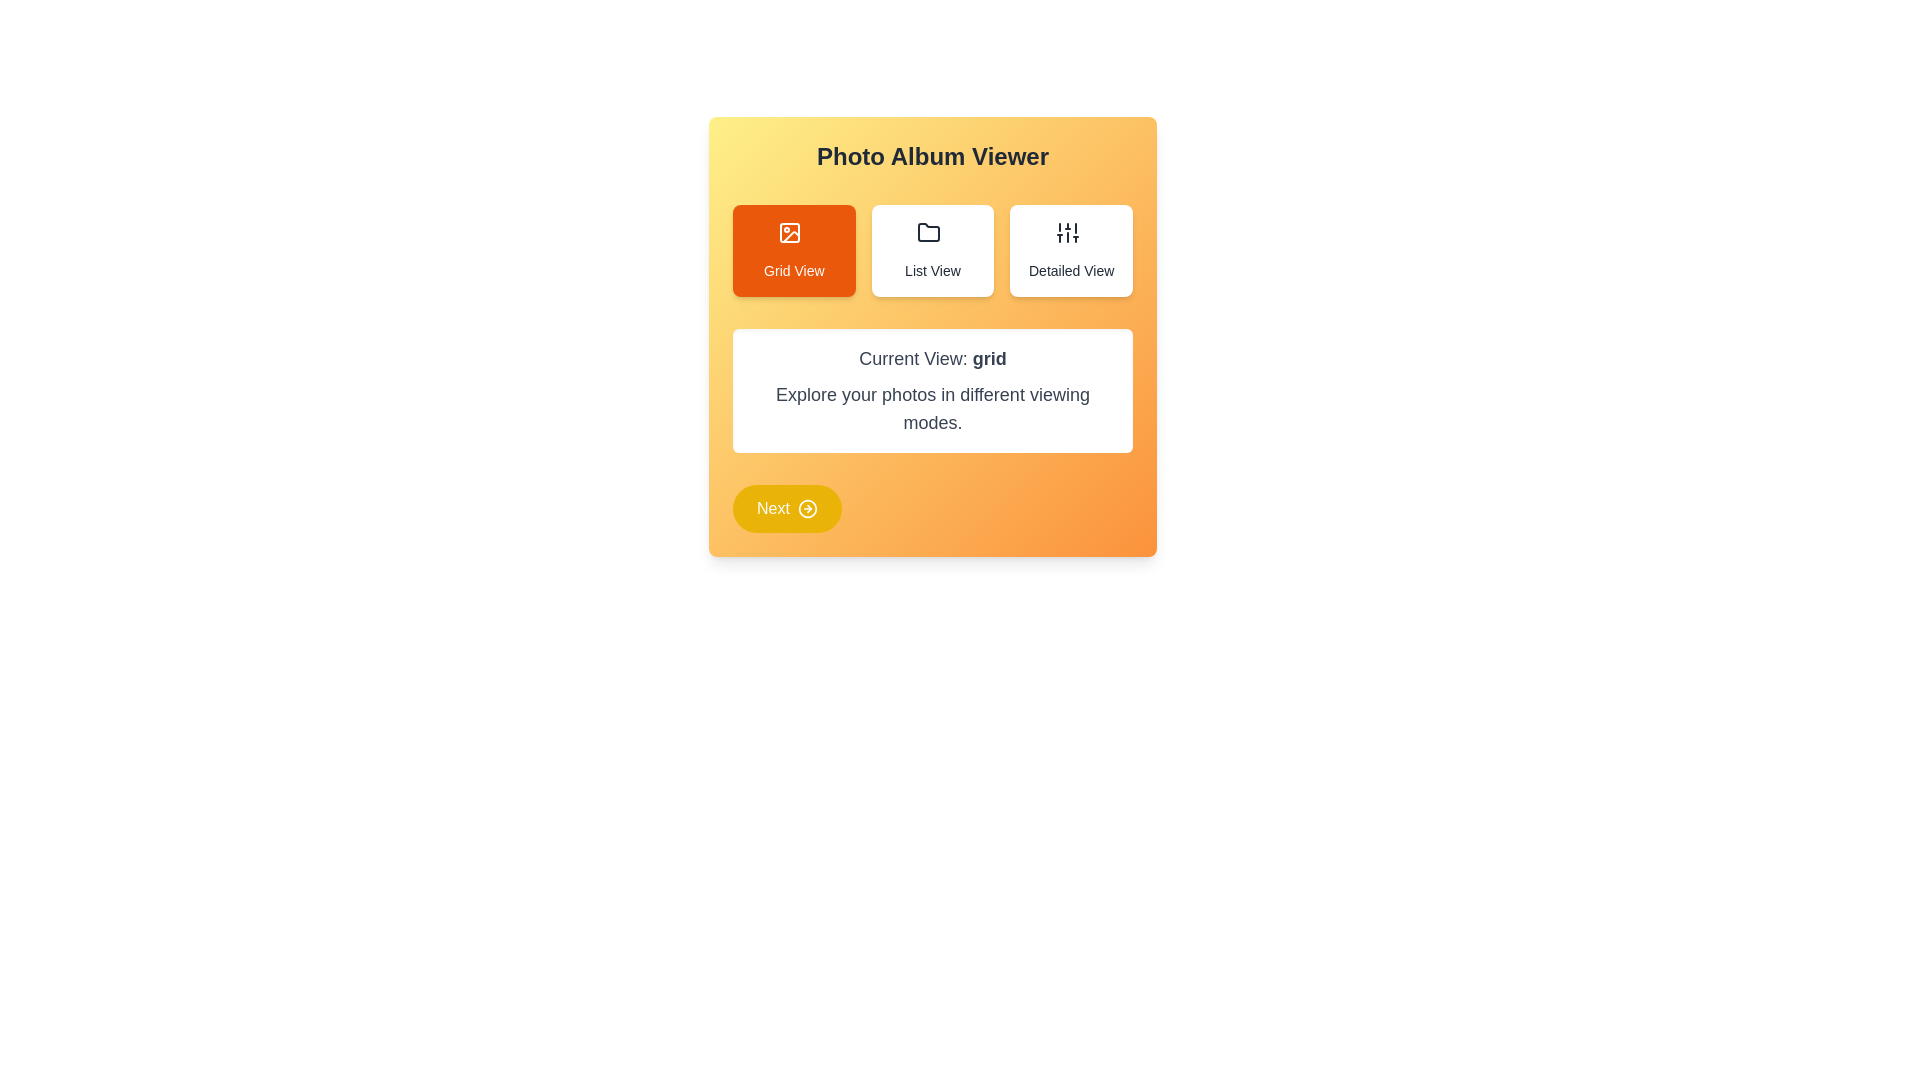  What do you see at coordinates (989, 357) in the screenshot?
I see `the bold text label 'grid' which is part of the 'Current View: grid' section, located in the center of the interface and aligned to the right of 'Current View'` at bounding box center [989, 357].